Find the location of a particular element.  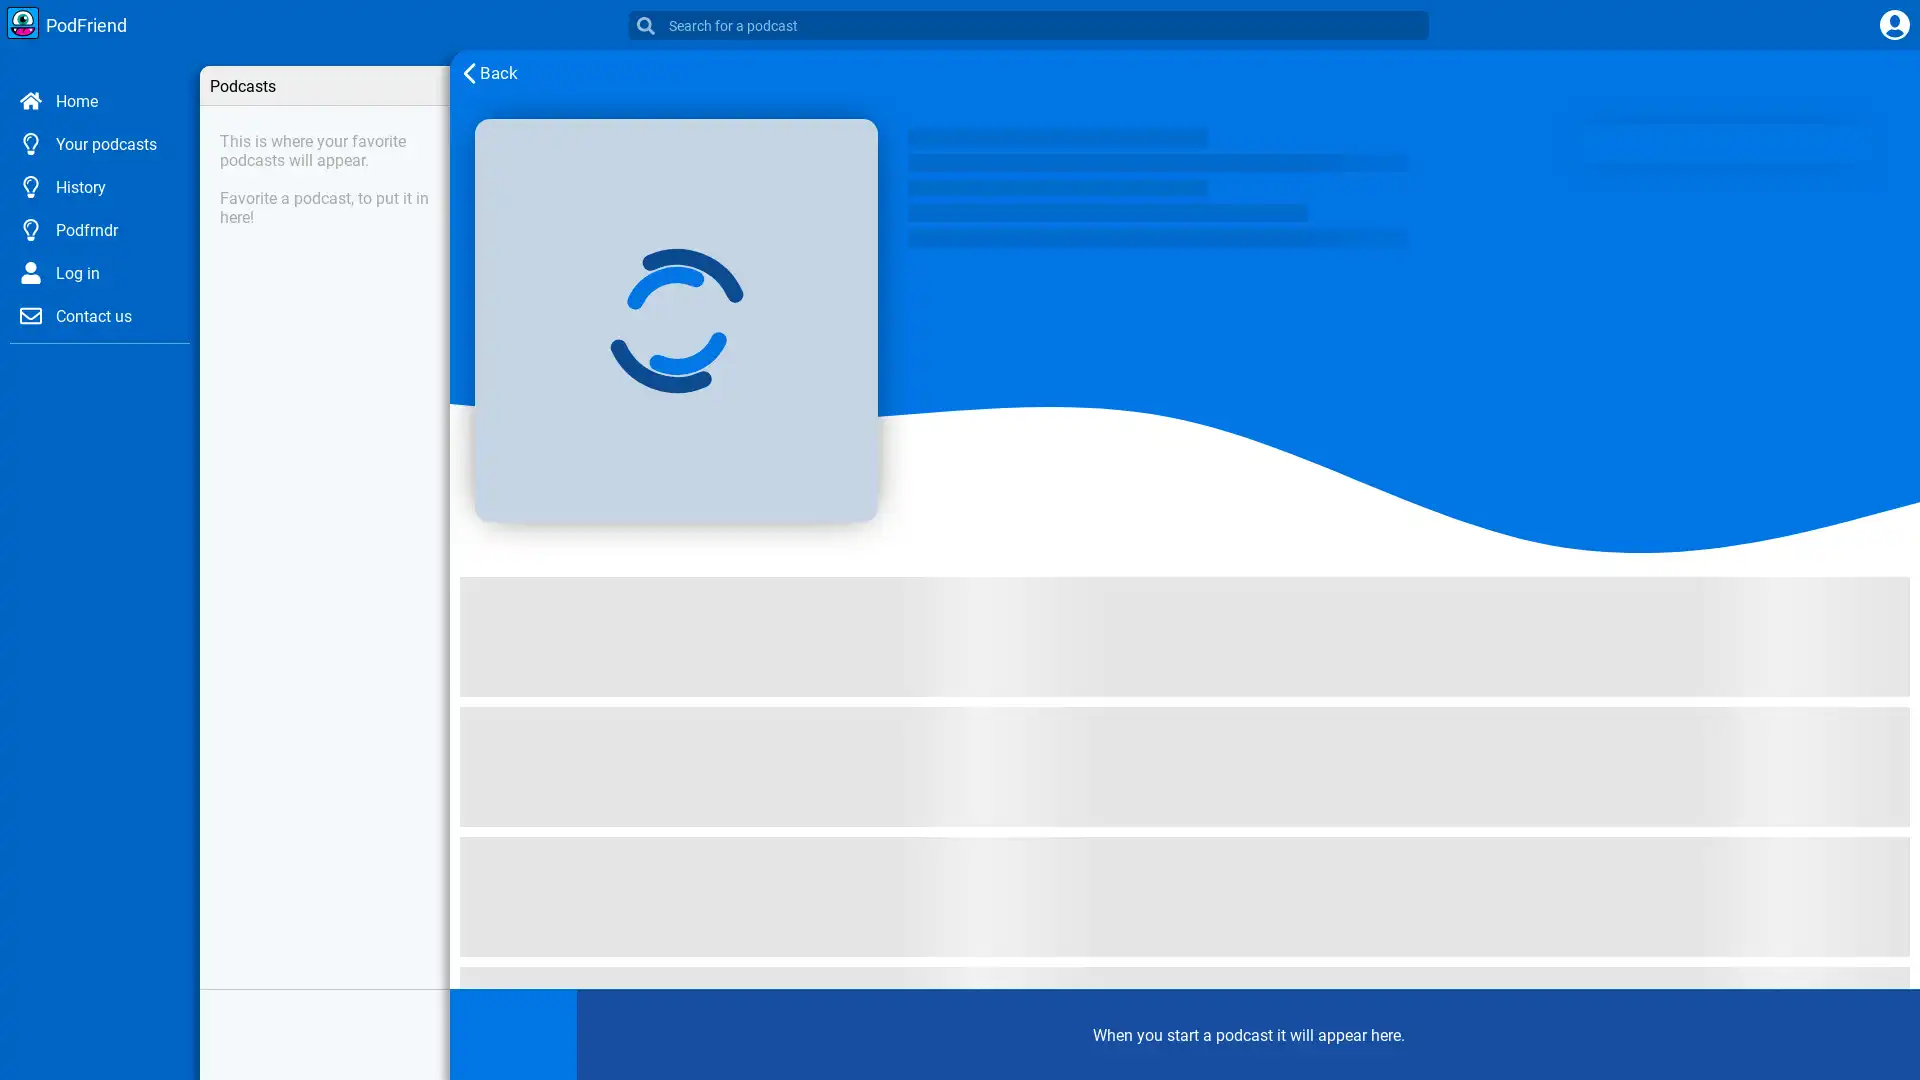

Share is located at coordinates (539, 869).